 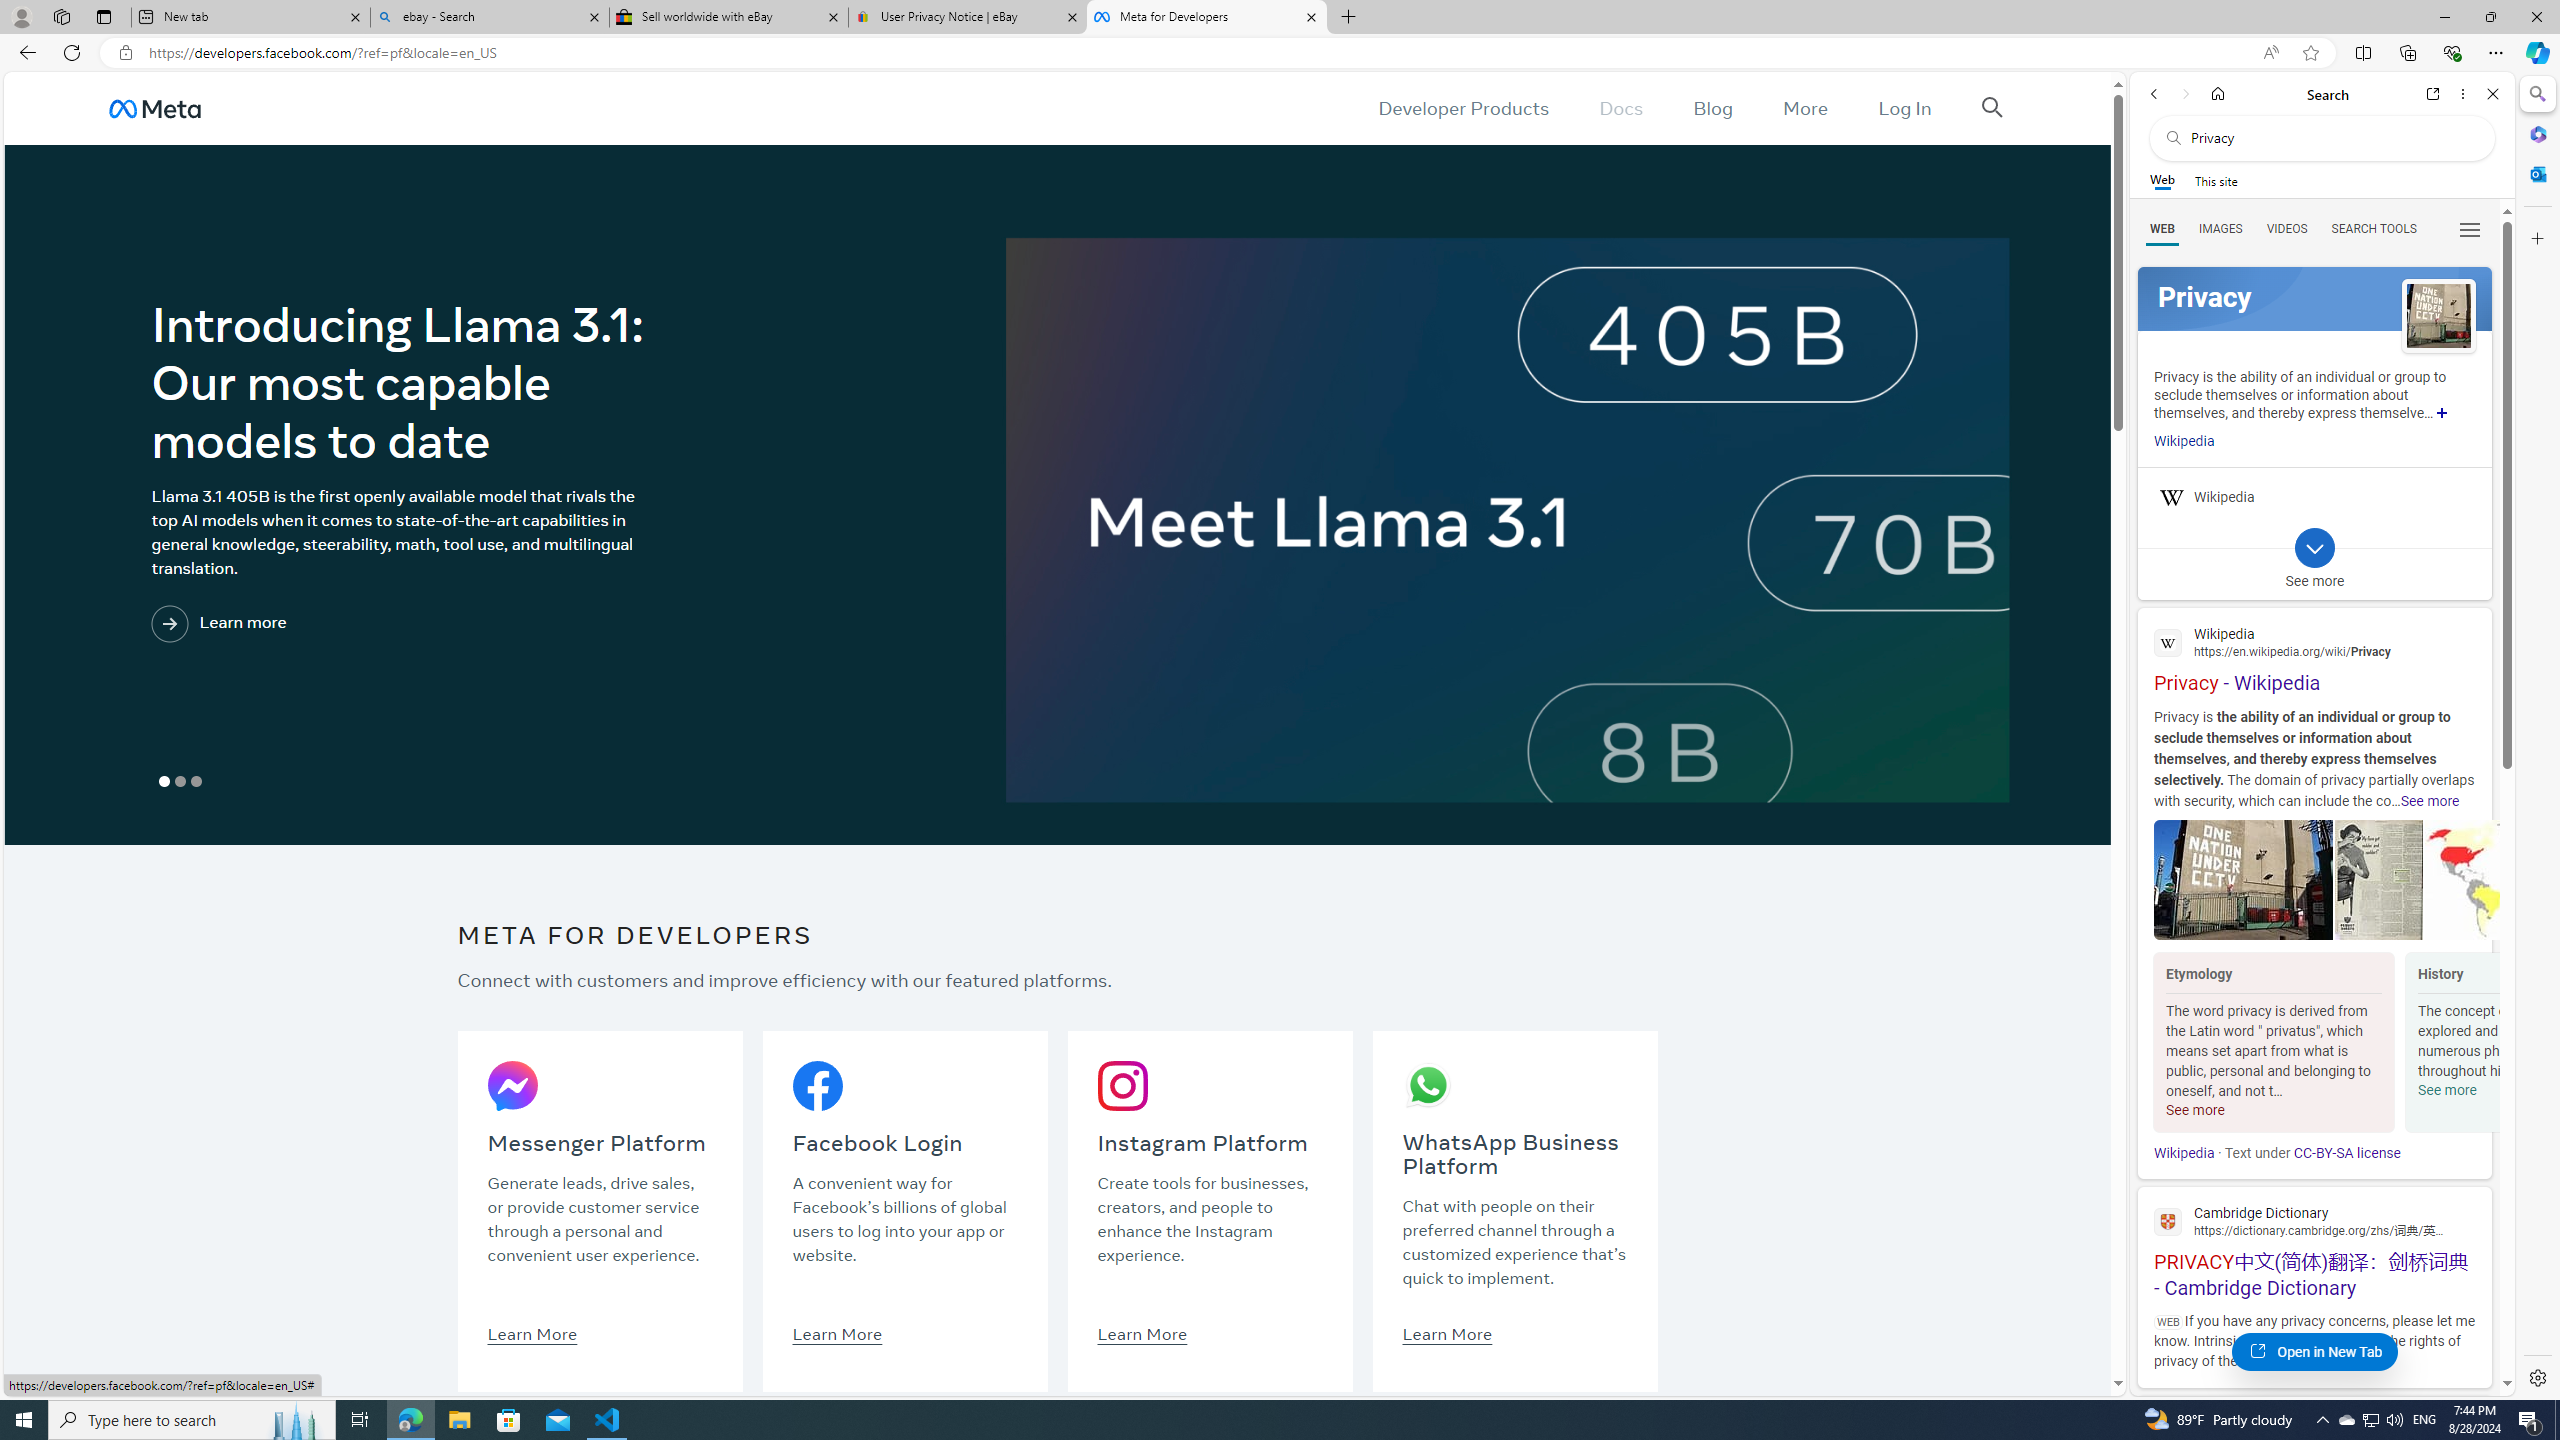 What do you see at coordinates (2314, 298) in the screenshot?
I see `'Class: spl_logobg'` at bounding box center [2314, 298].